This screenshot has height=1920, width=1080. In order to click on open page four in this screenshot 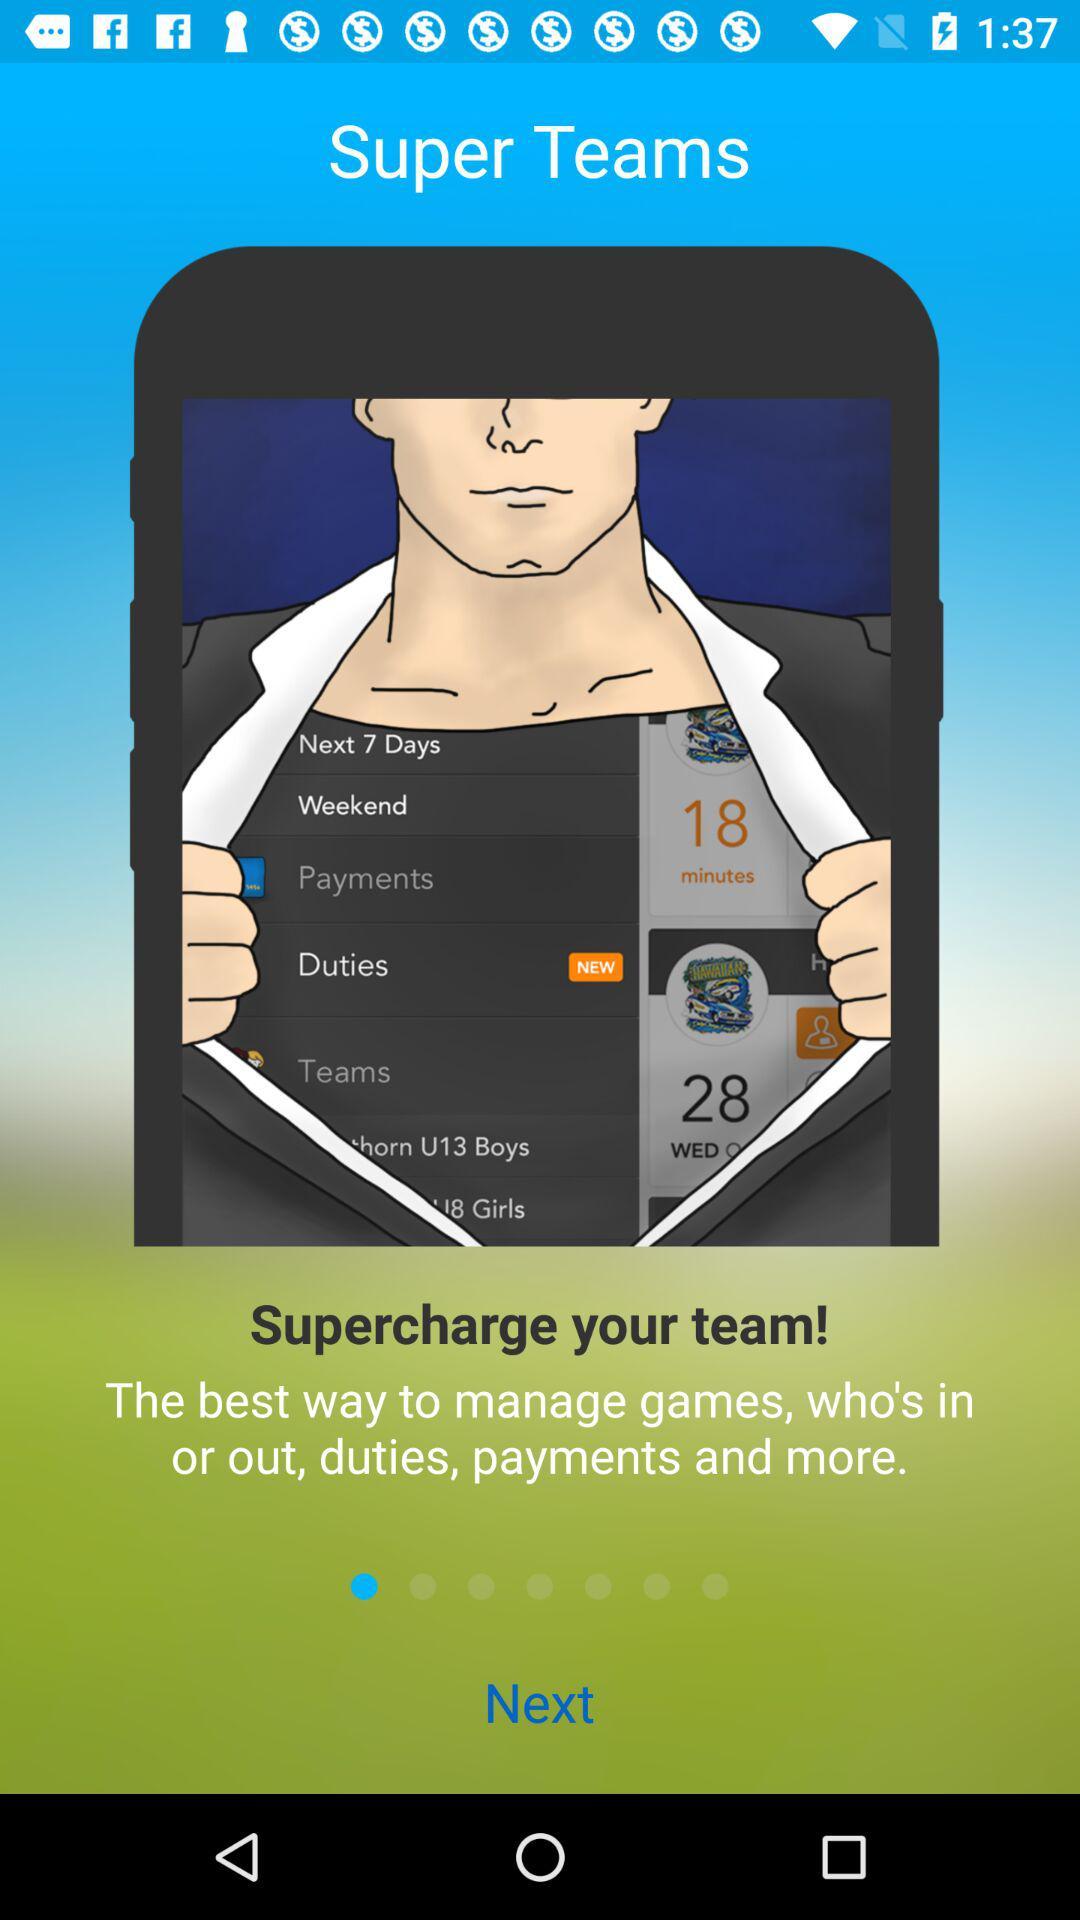, I will do `click(540, 1585)`.